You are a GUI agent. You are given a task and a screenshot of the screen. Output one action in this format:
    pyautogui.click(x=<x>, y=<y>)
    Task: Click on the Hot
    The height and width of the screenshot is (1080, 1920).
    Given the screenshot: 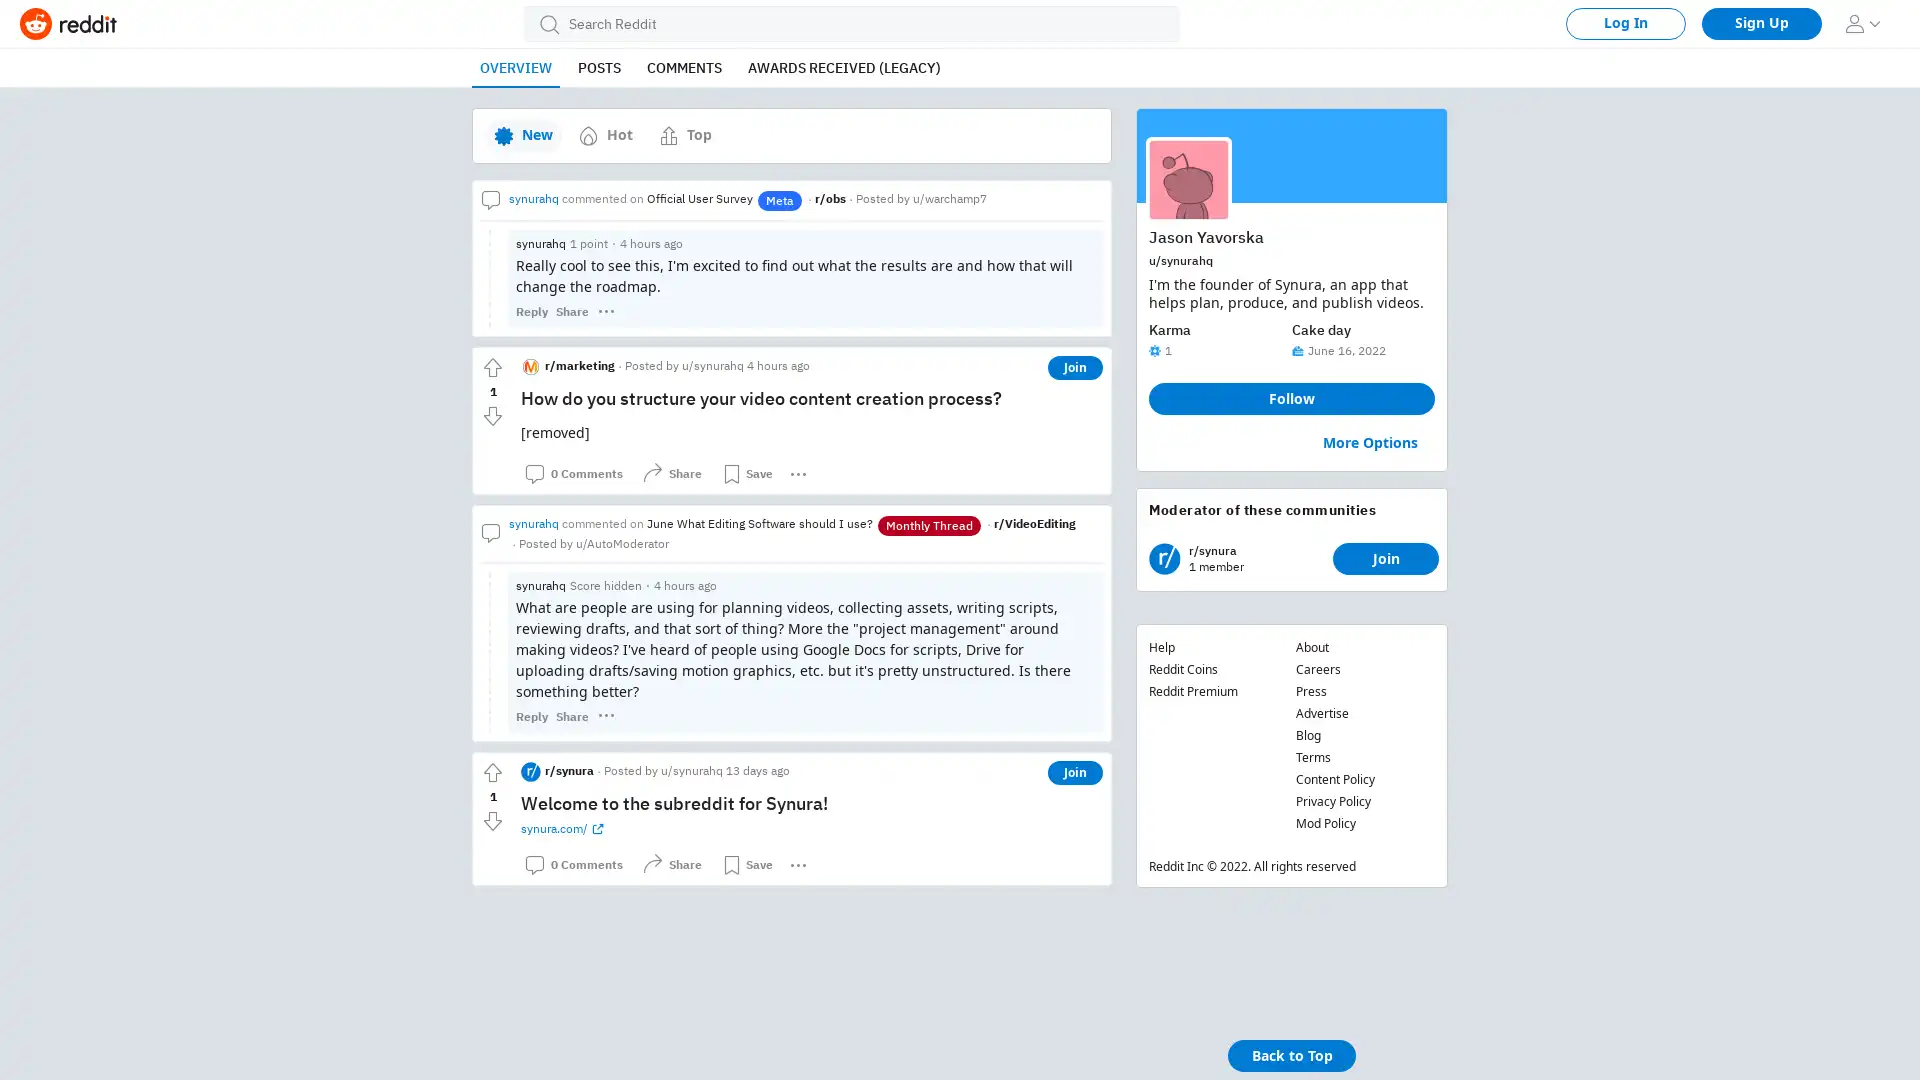 What is the action you would take?
    pyautogui.click(x=604, y=135)
    